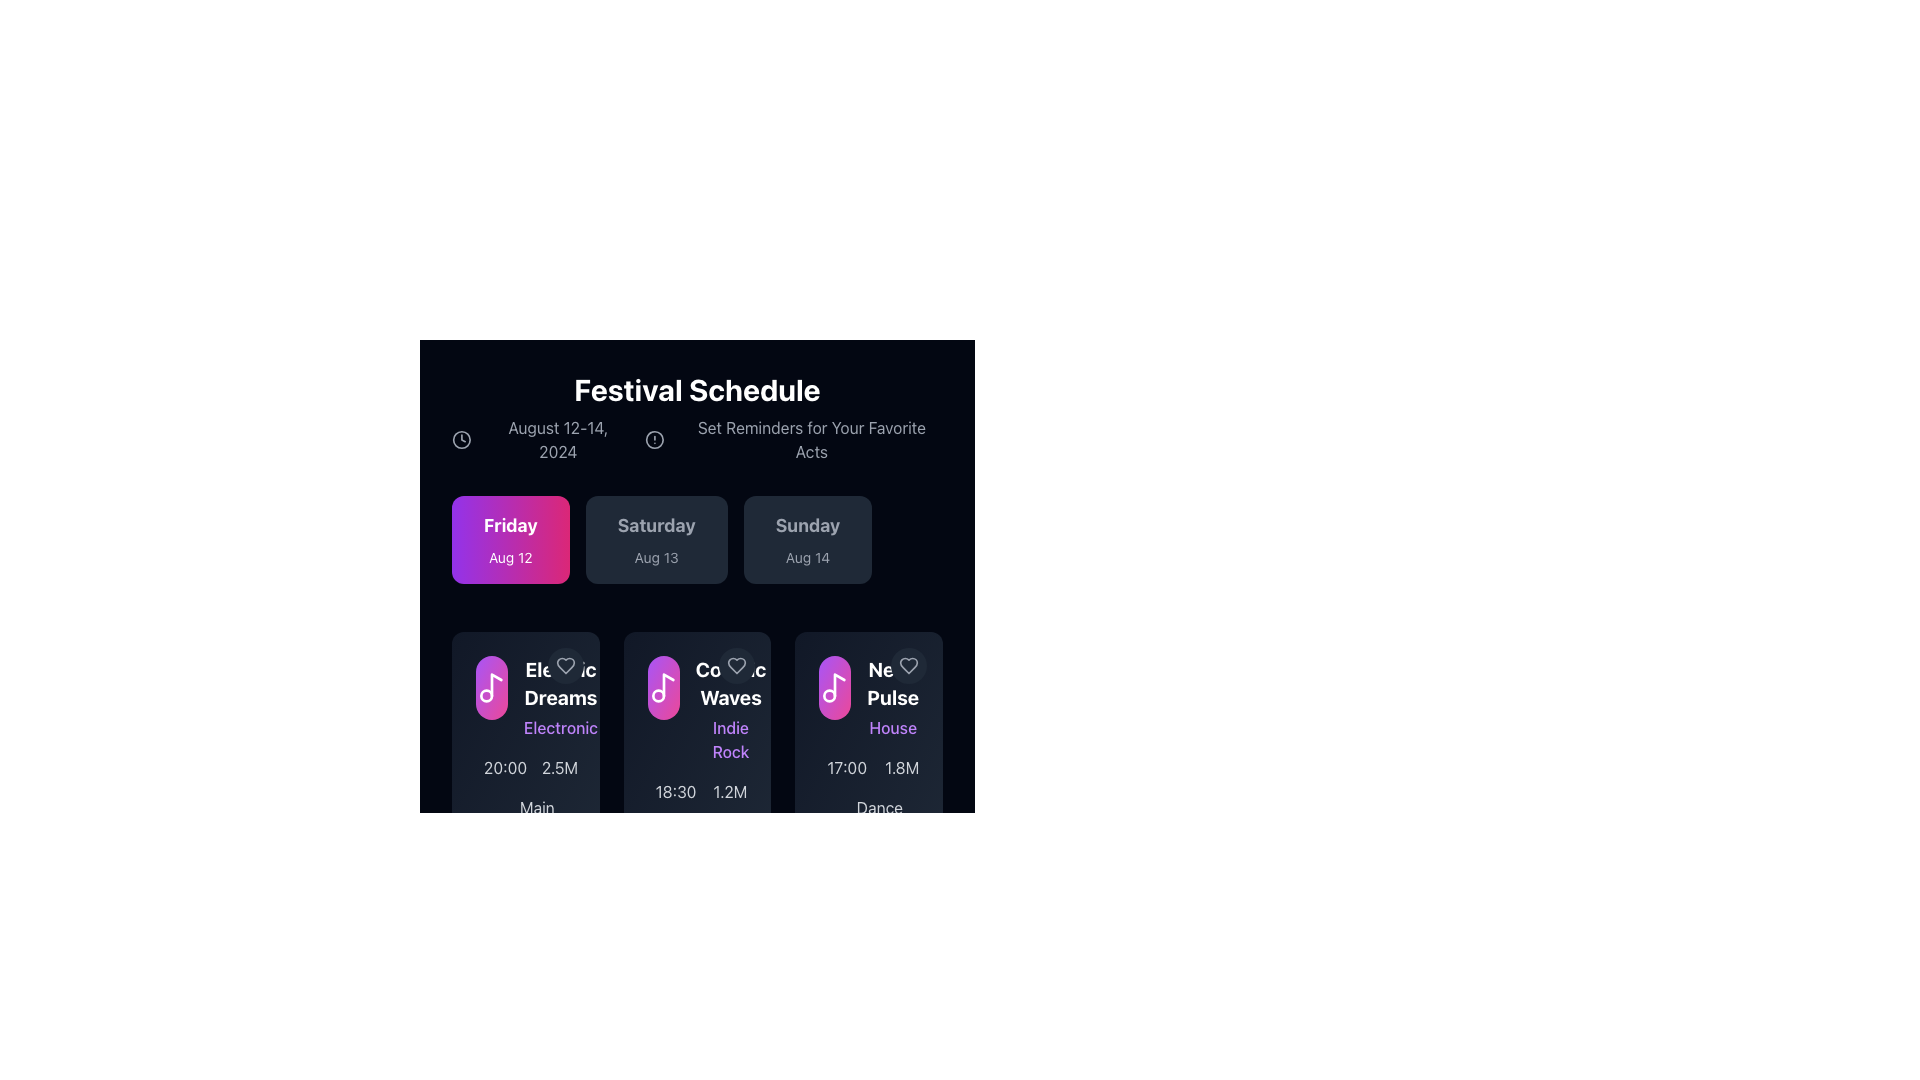  I want to click on the heart-shaped icon within the interactive button, so click(736, 666).